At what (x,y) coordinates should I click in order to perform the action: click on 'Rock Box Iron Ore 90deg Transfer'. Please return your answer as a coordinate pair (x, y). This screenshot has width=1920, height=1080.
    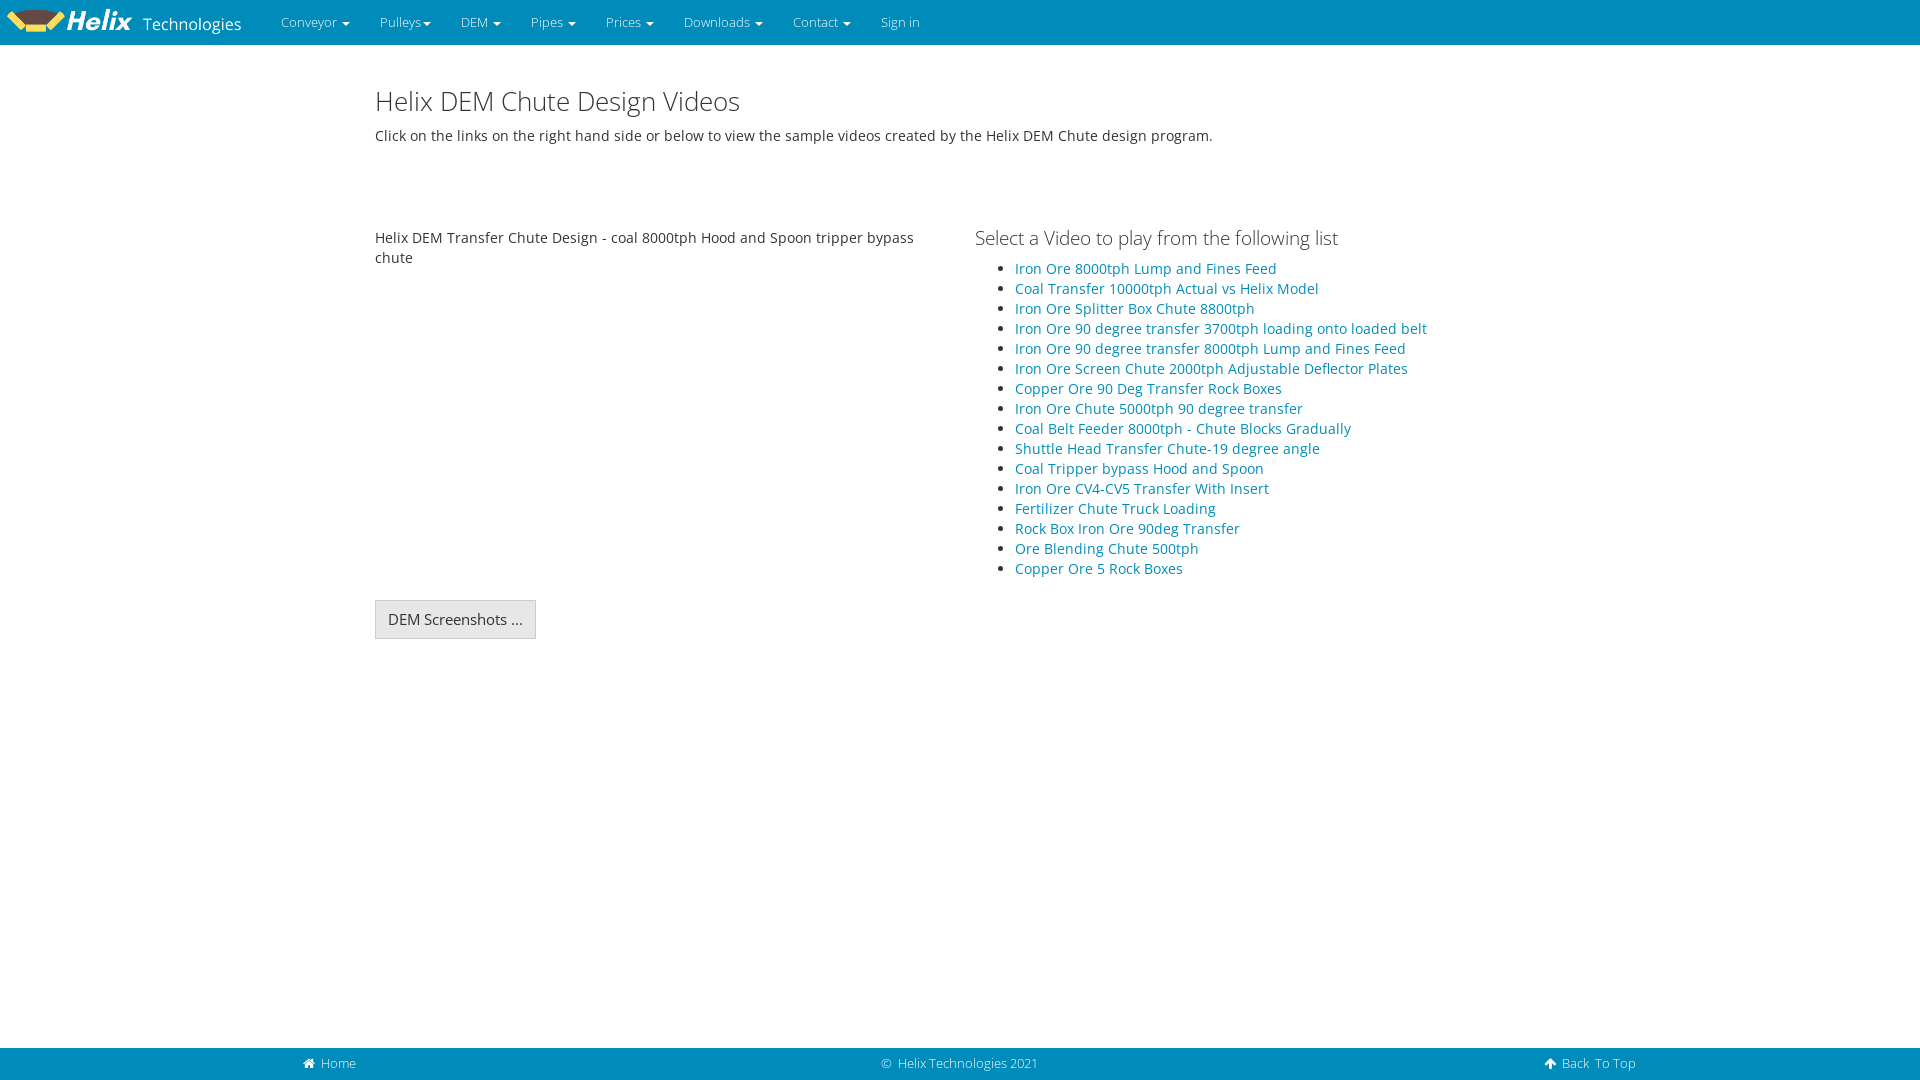
    Looking at the image, I should click on (1127, 527).